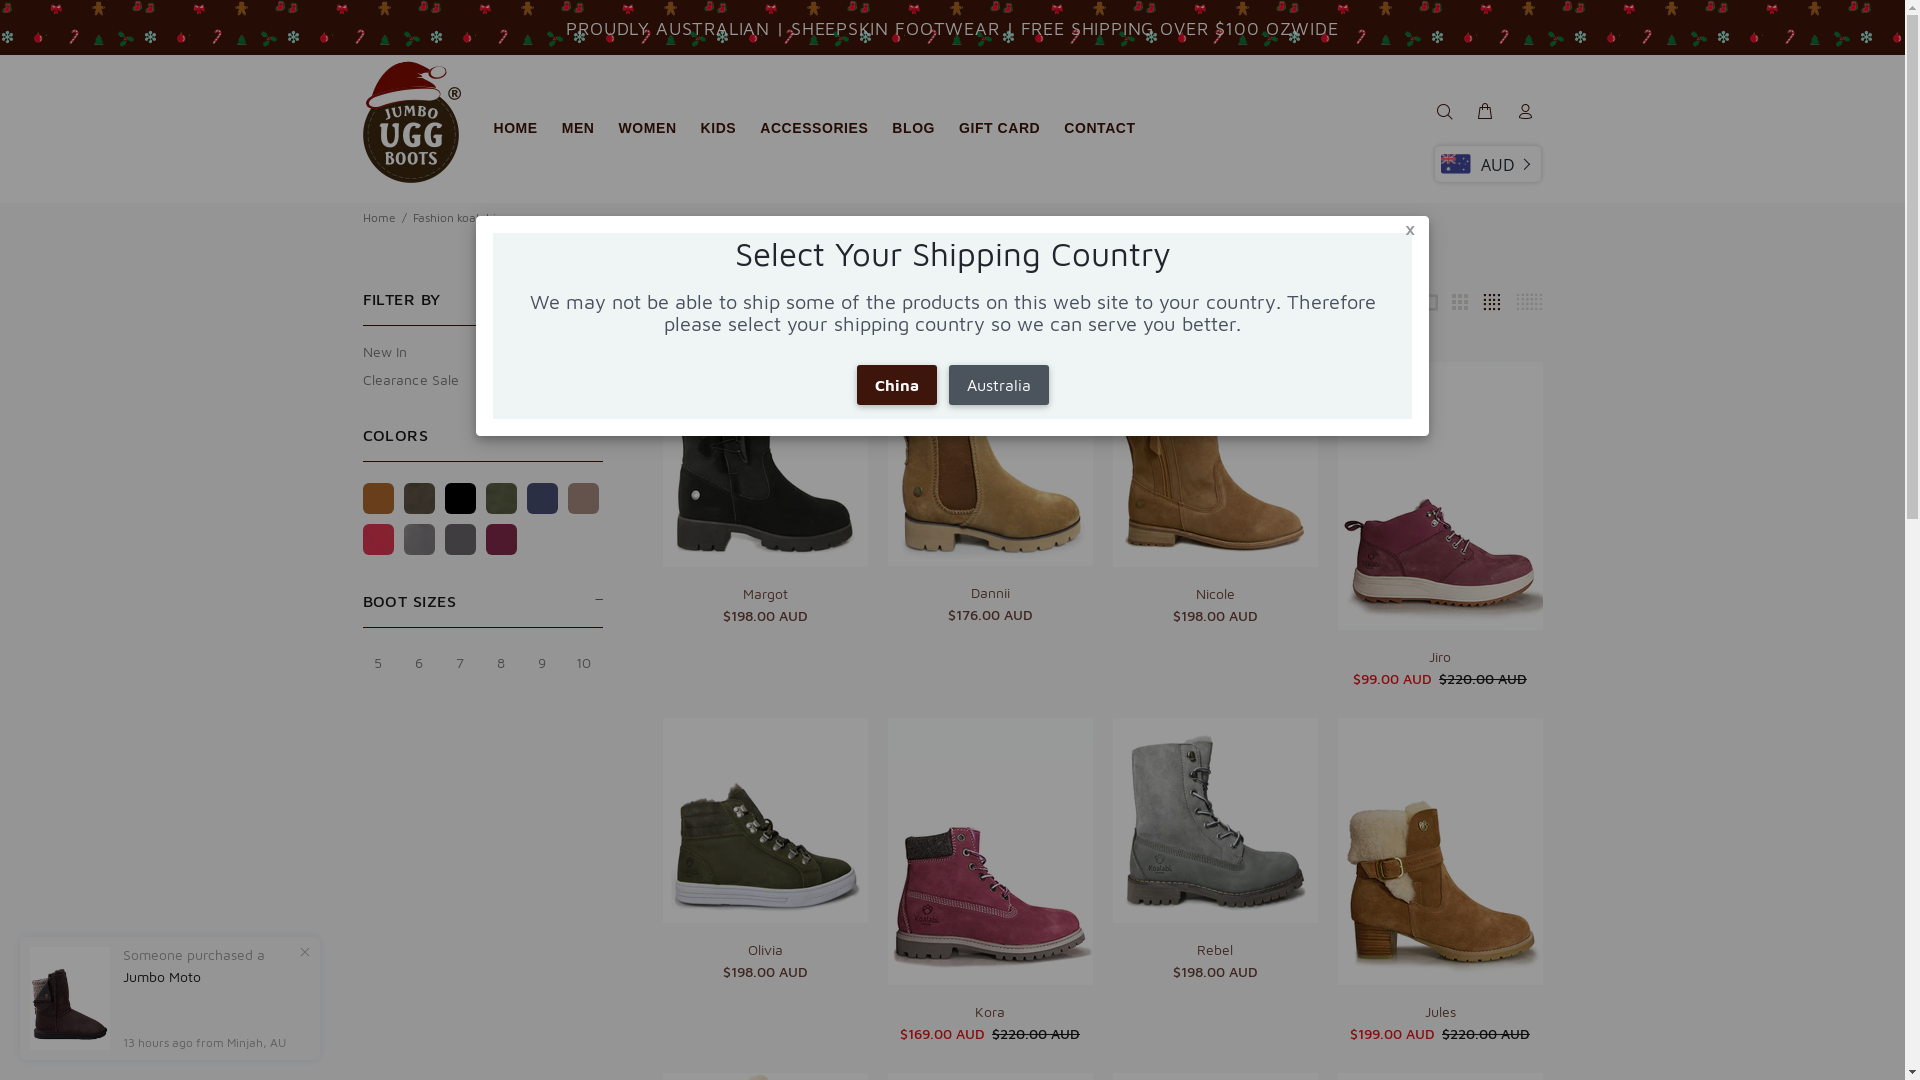 This screenshot has height=1080, width=1920. Describe the element at coordinates (1428, 656) in the screenshot. I see `'Jiro'` at that location.